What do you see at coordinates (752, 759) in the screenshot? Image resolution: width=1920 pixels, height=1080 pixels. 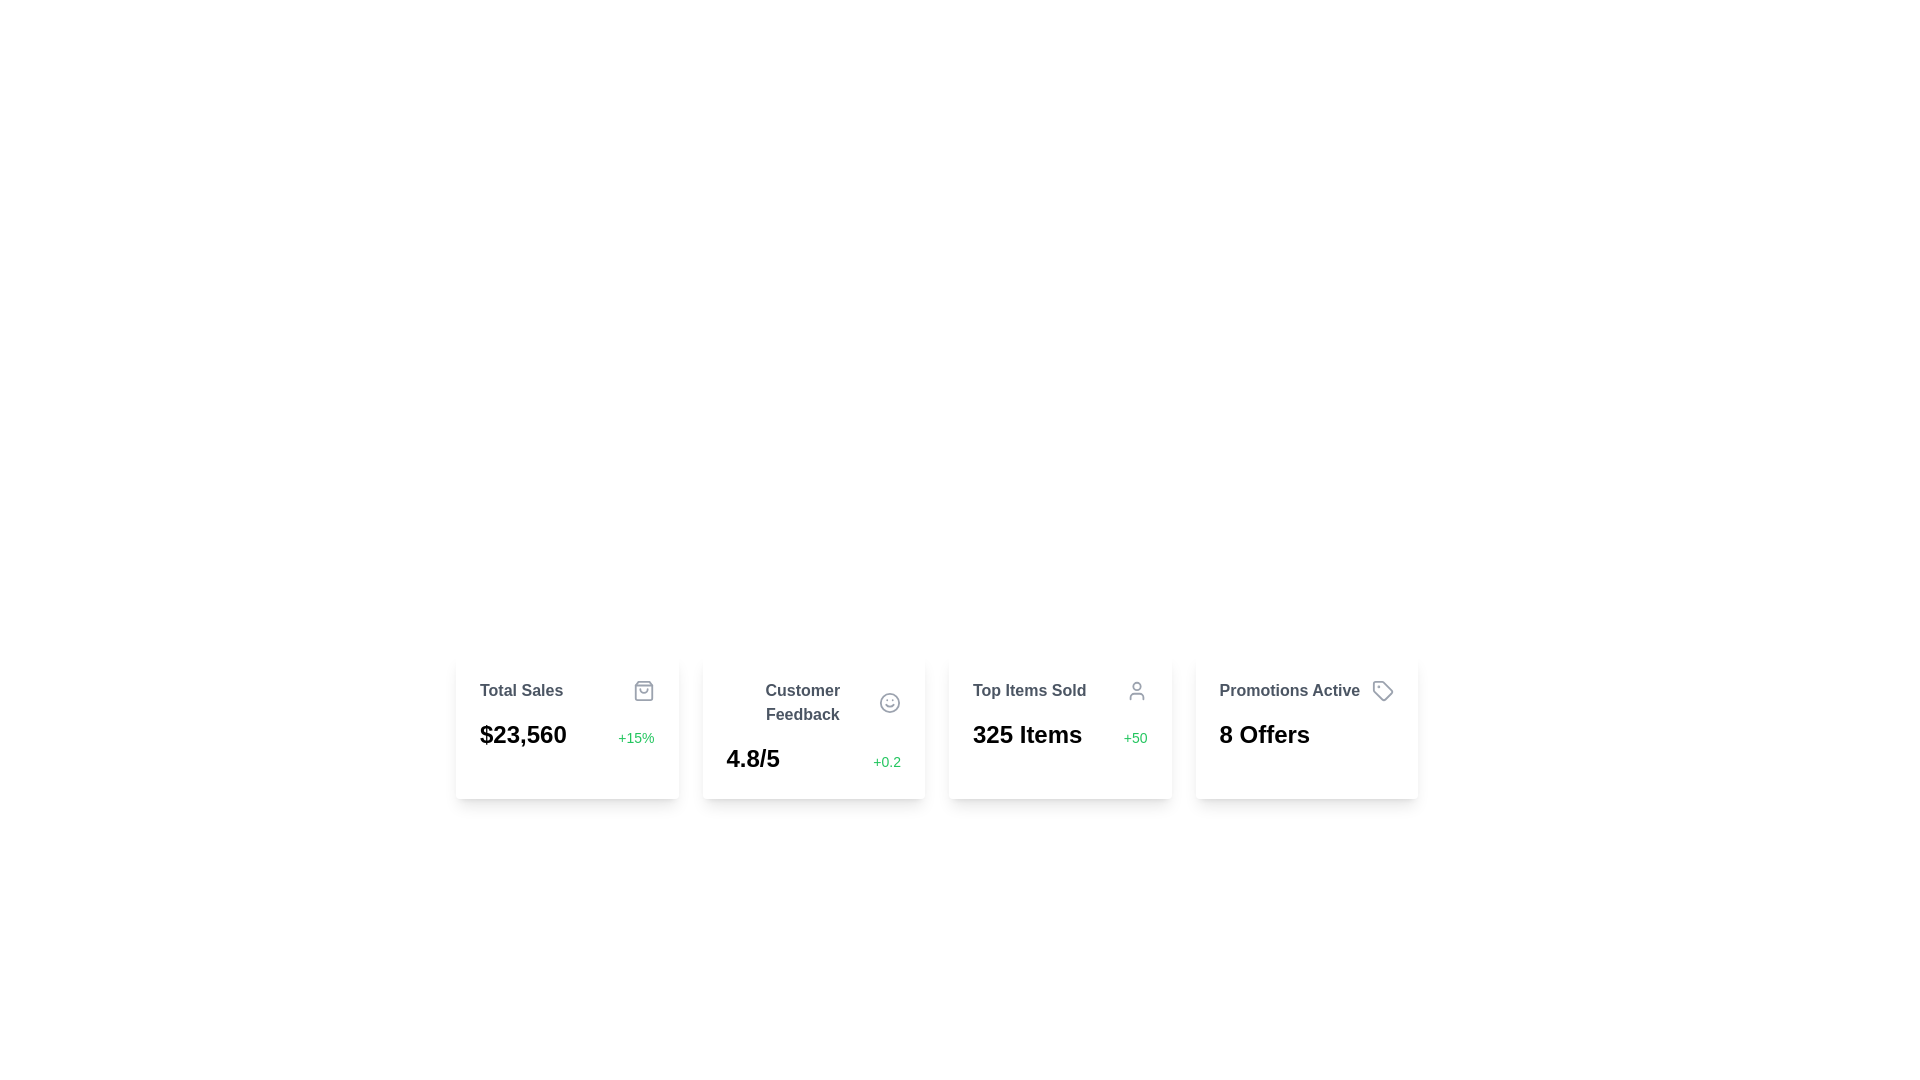 I see `the static text display showing the rating '4.8/5' in bold, large font, located in the 'Customer Feedback' card` at bounding box center [752, 759].